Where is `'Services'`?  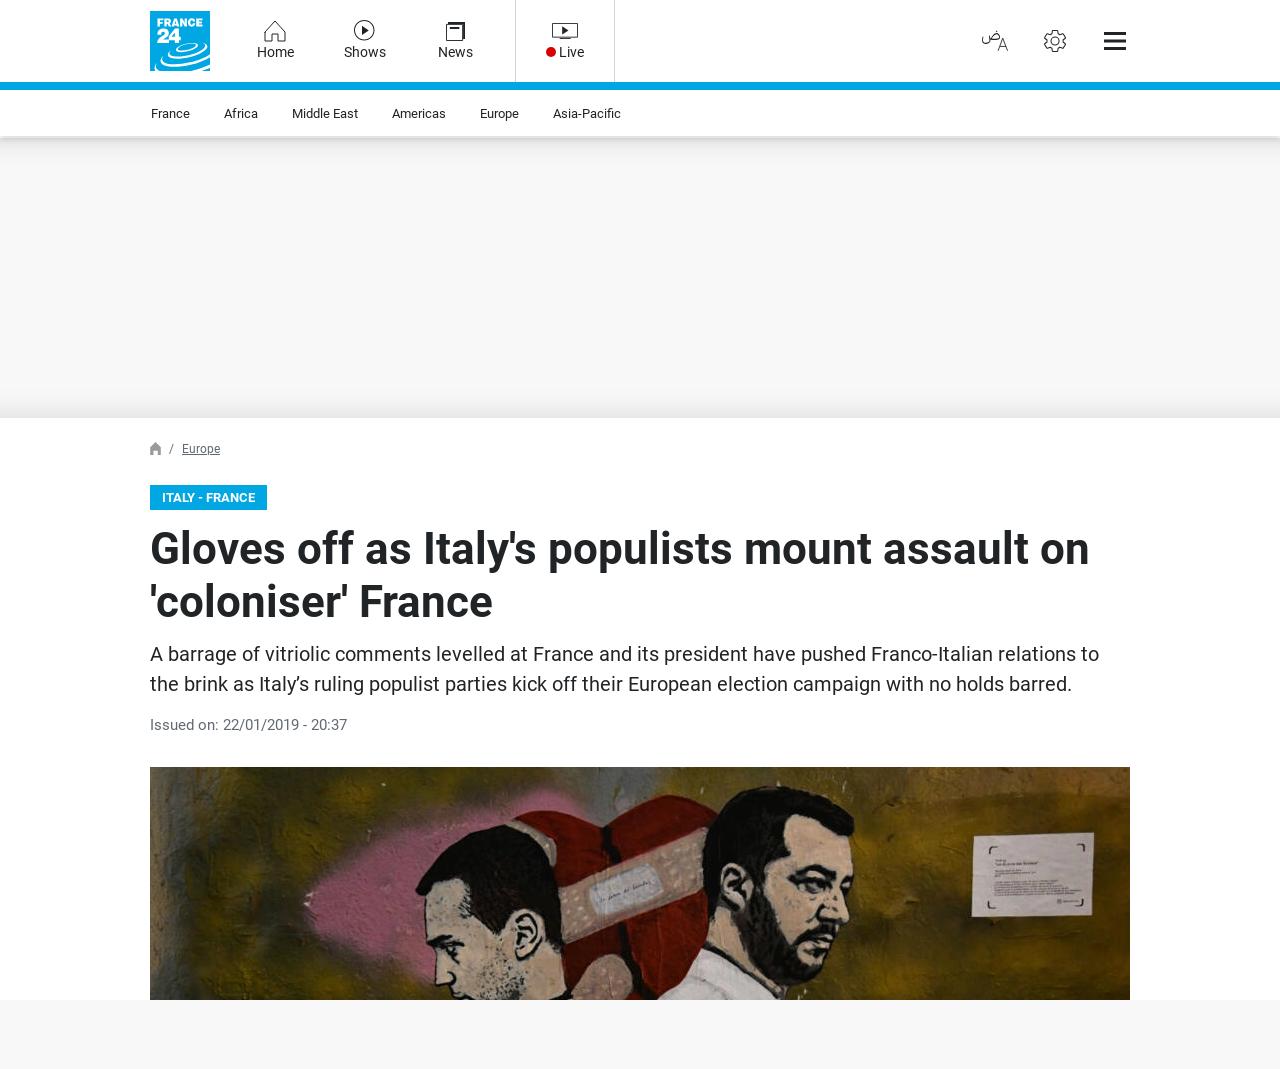 'Services' is located at coordinates (55, 41).